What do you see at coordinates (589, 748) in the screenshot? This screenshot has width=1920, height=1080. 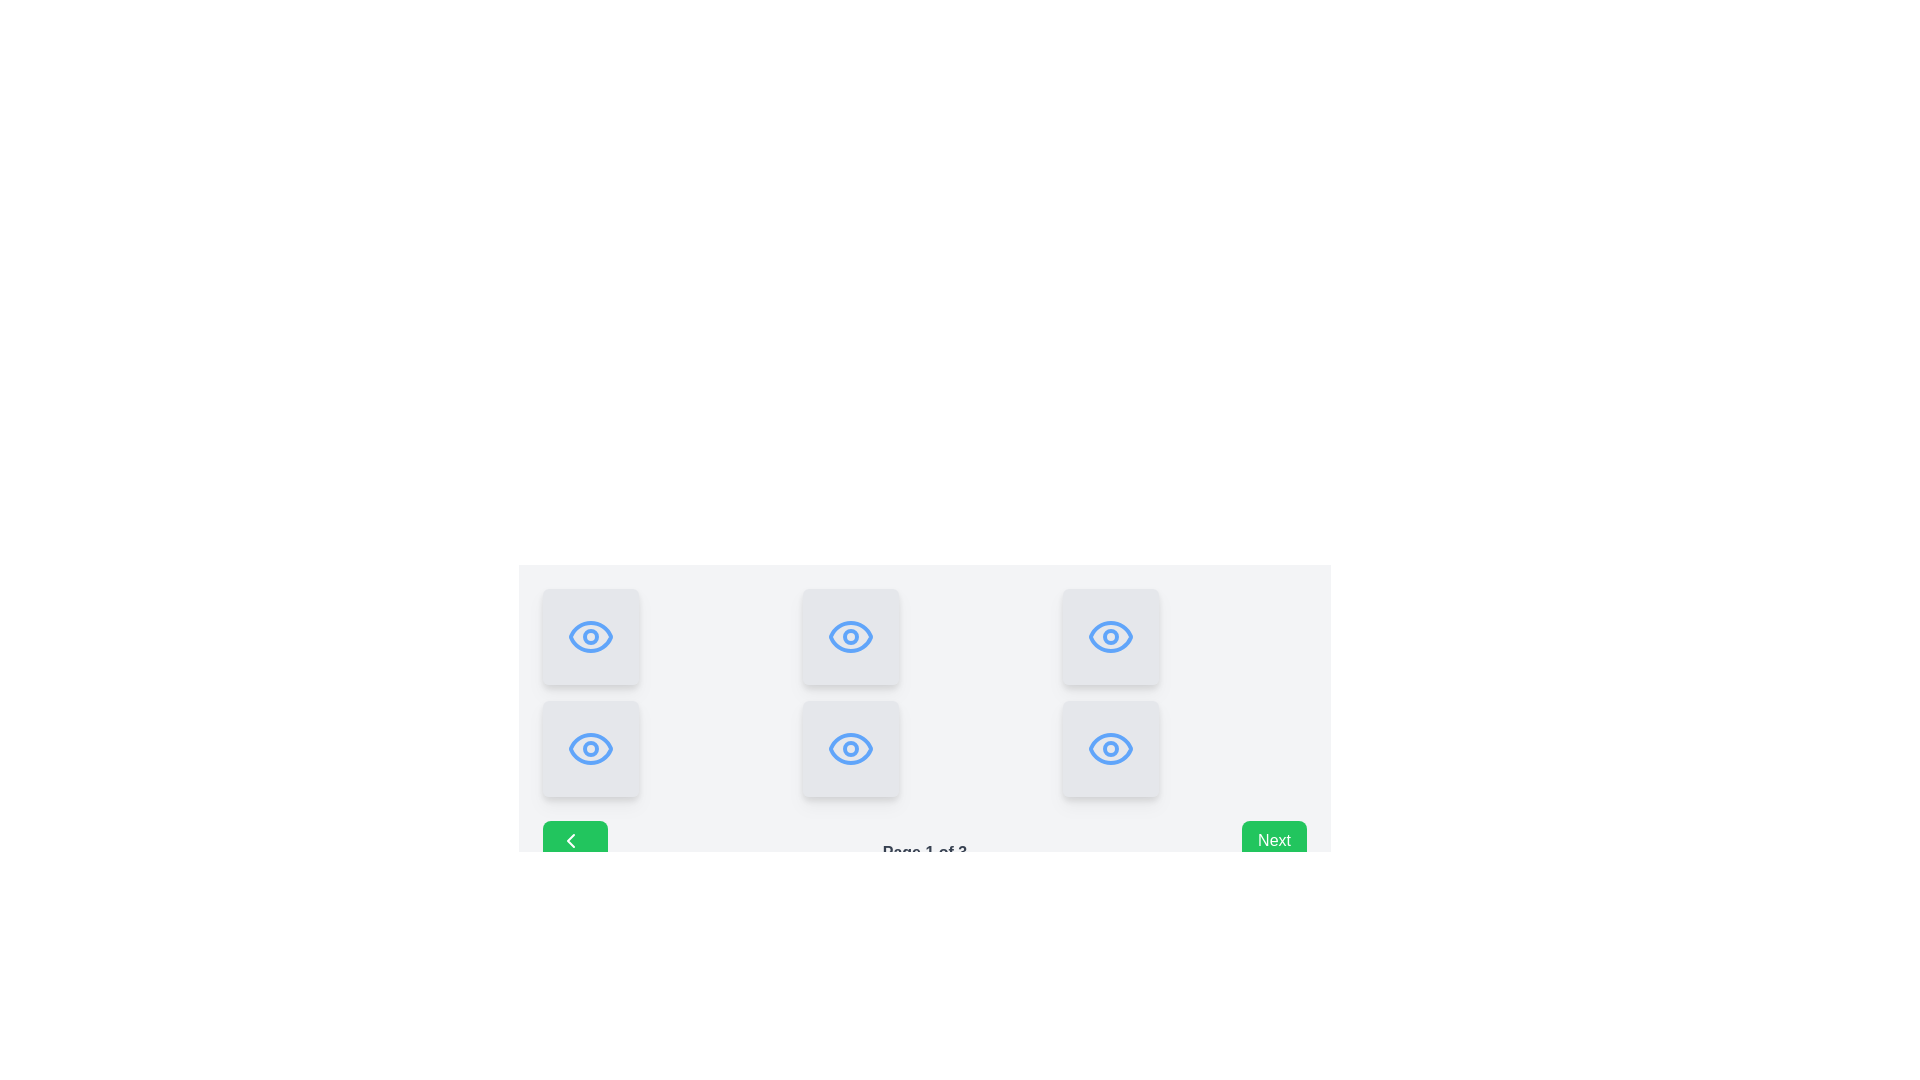 I see `the light gray interactive button with a blue outlined eye icon located in the second column of the second row of the grid layout` at bounding box center [589, 748].